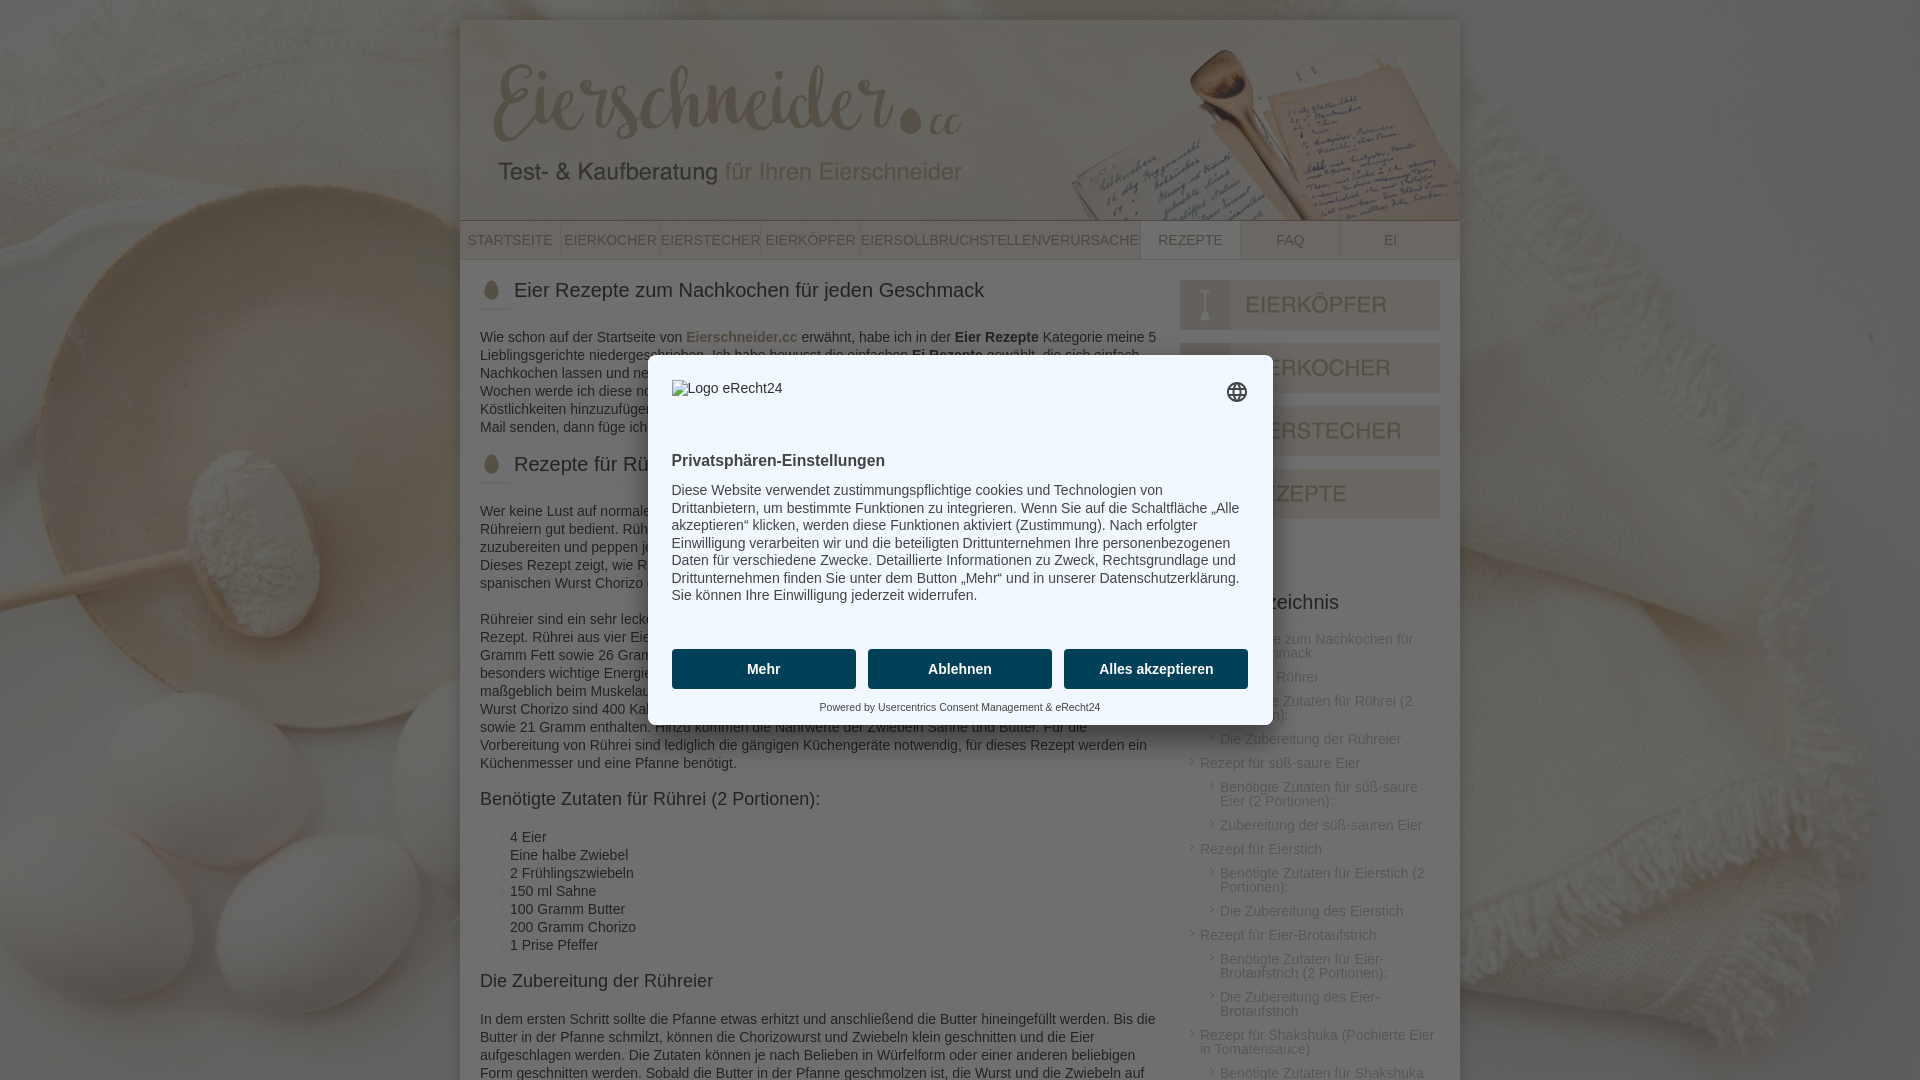 The image size is (1920, 1080). Describe the element at coordinates (509, 238) in the screenshot. I see `'STARTSEITE'` at that location.